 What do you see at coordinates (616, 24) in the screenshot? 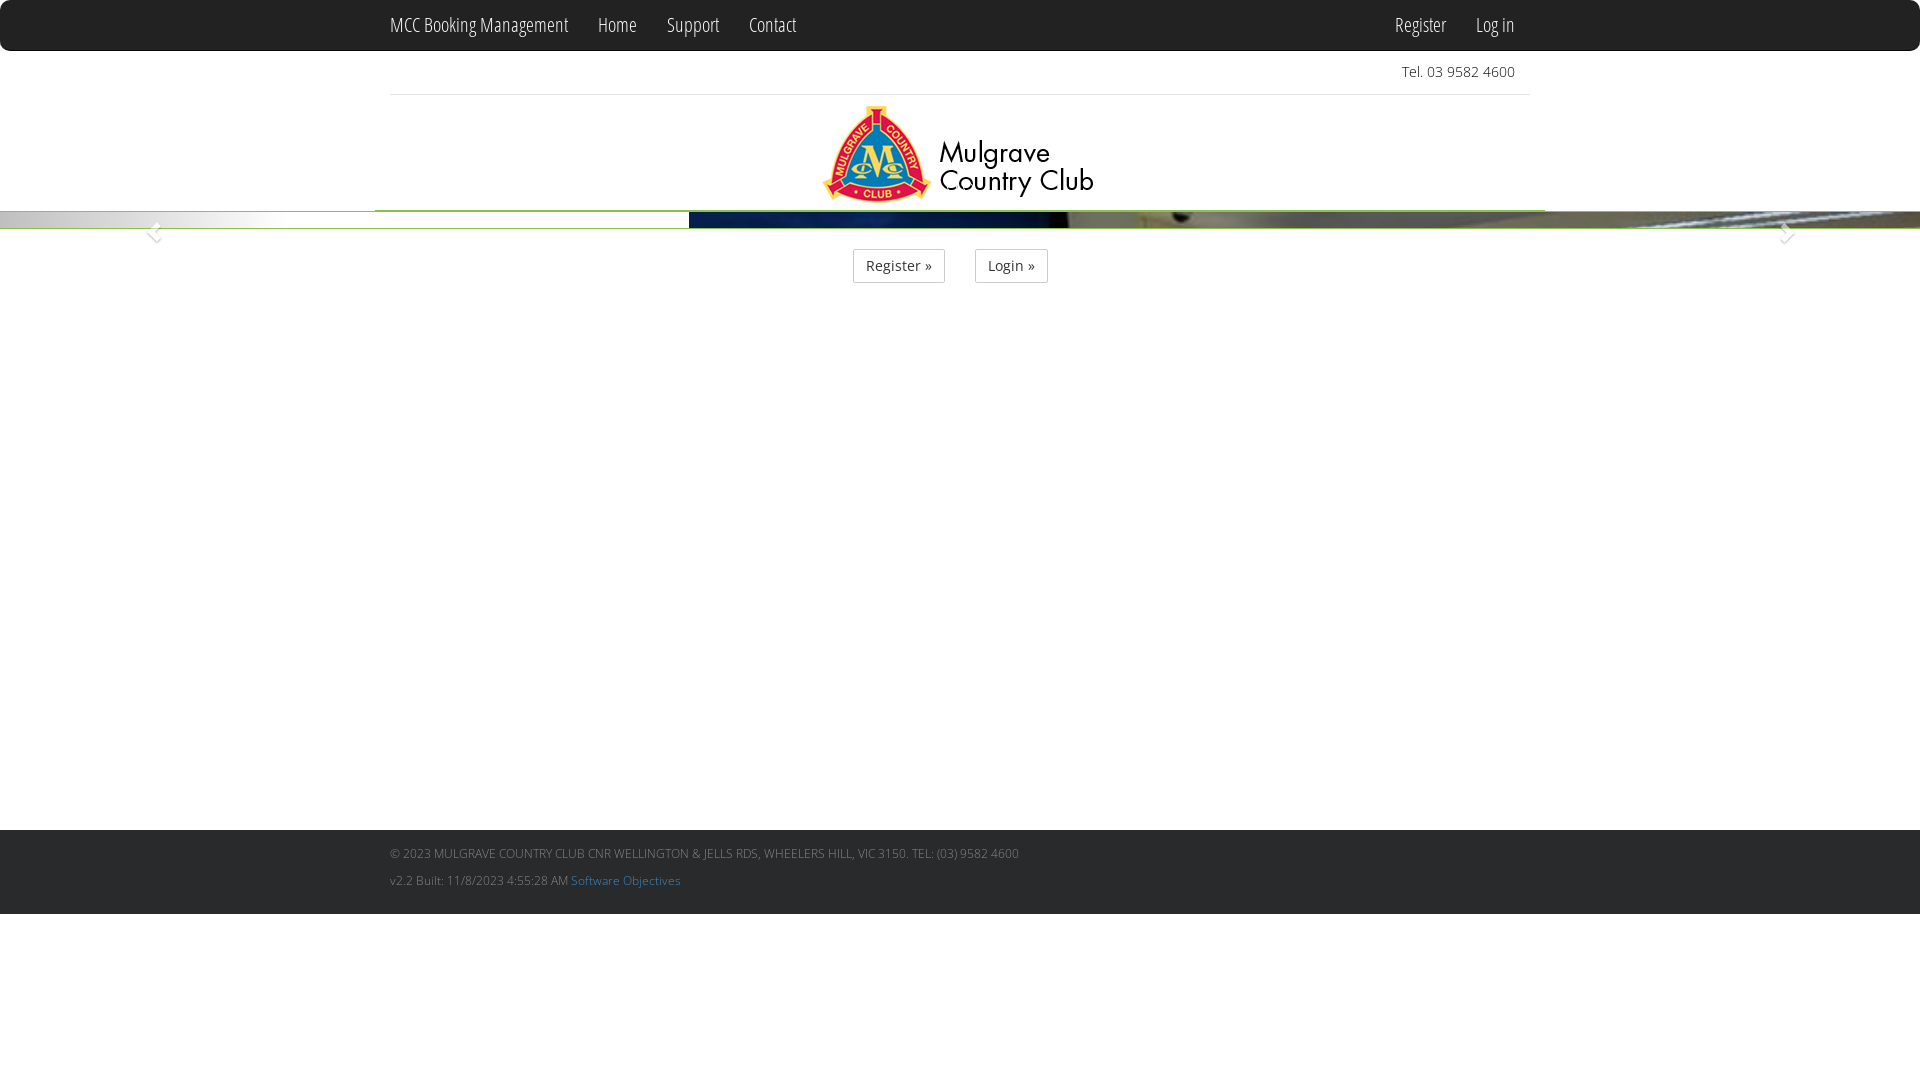
I see `'Home'` at bounding box center [616, 24].